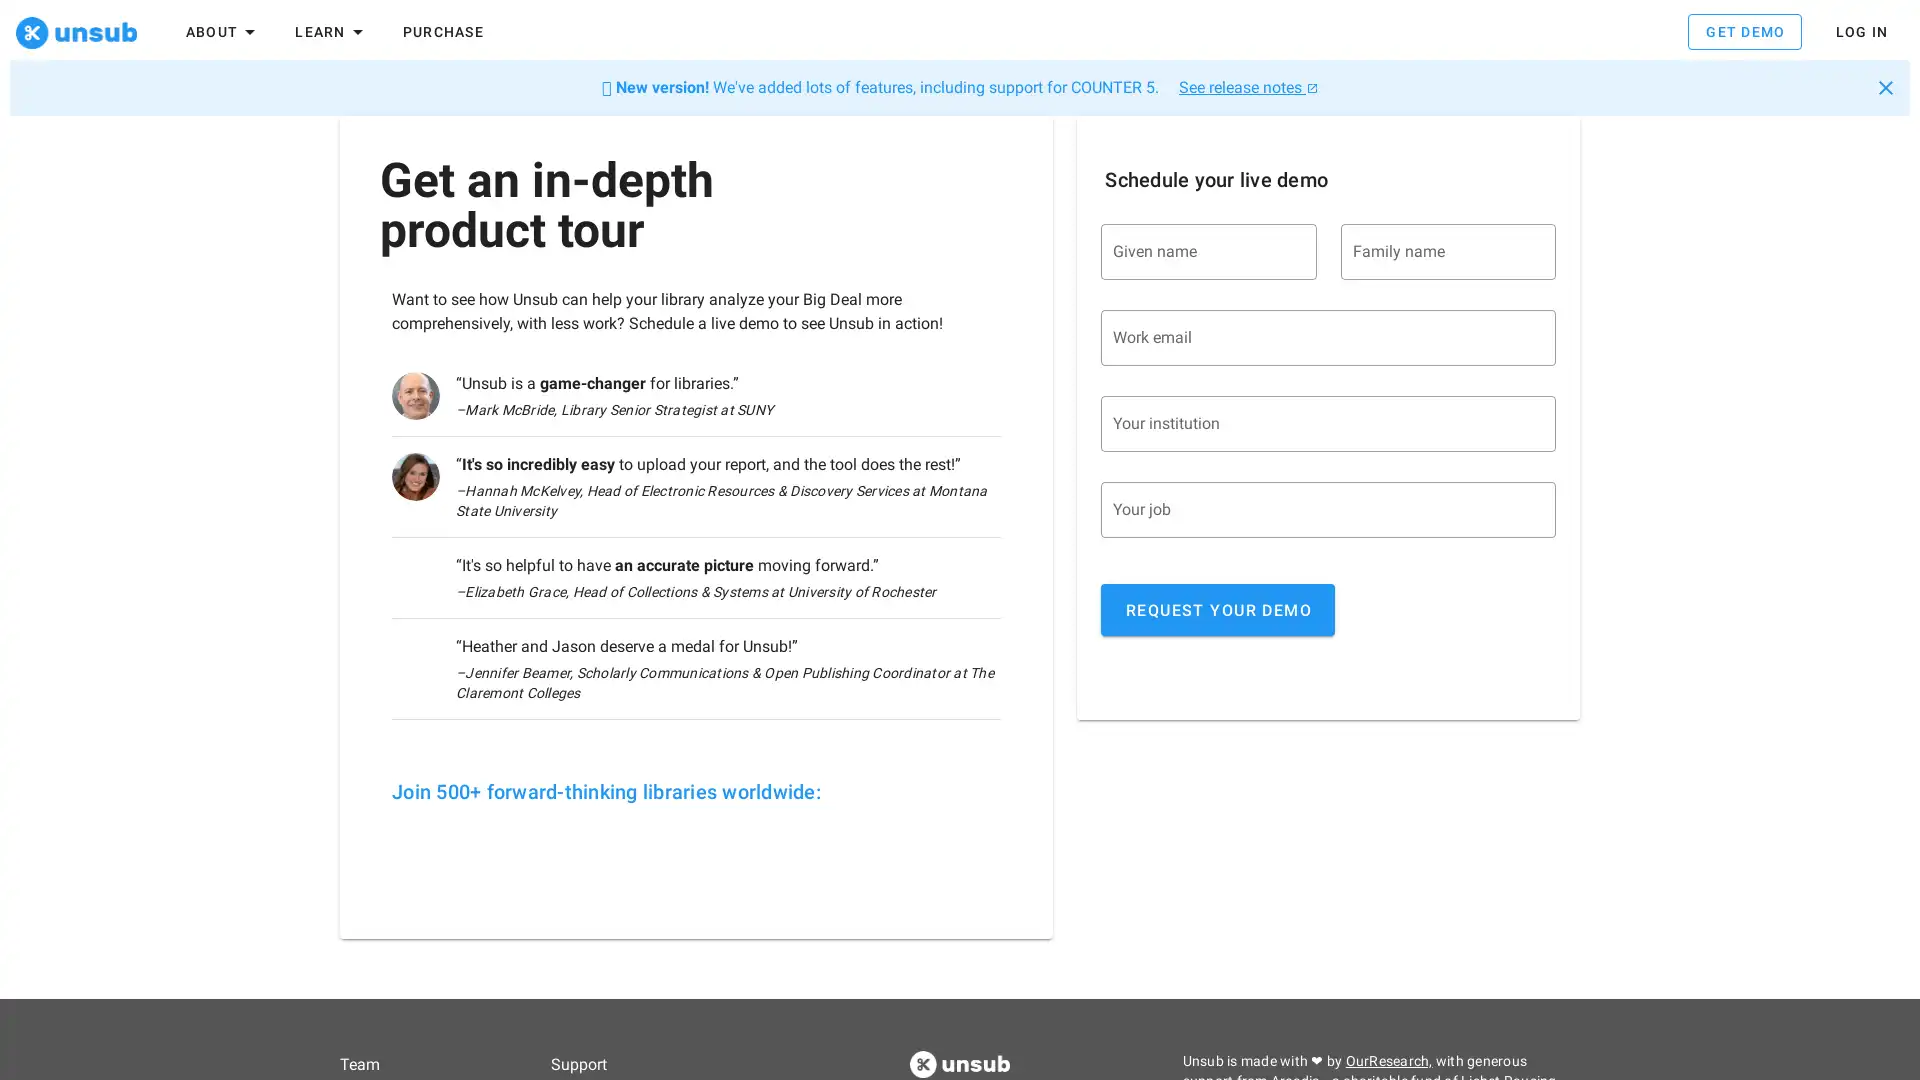 The width and height of the screenshot is (1920, 1080). I want to click on ABOUT, so click(222, 31).